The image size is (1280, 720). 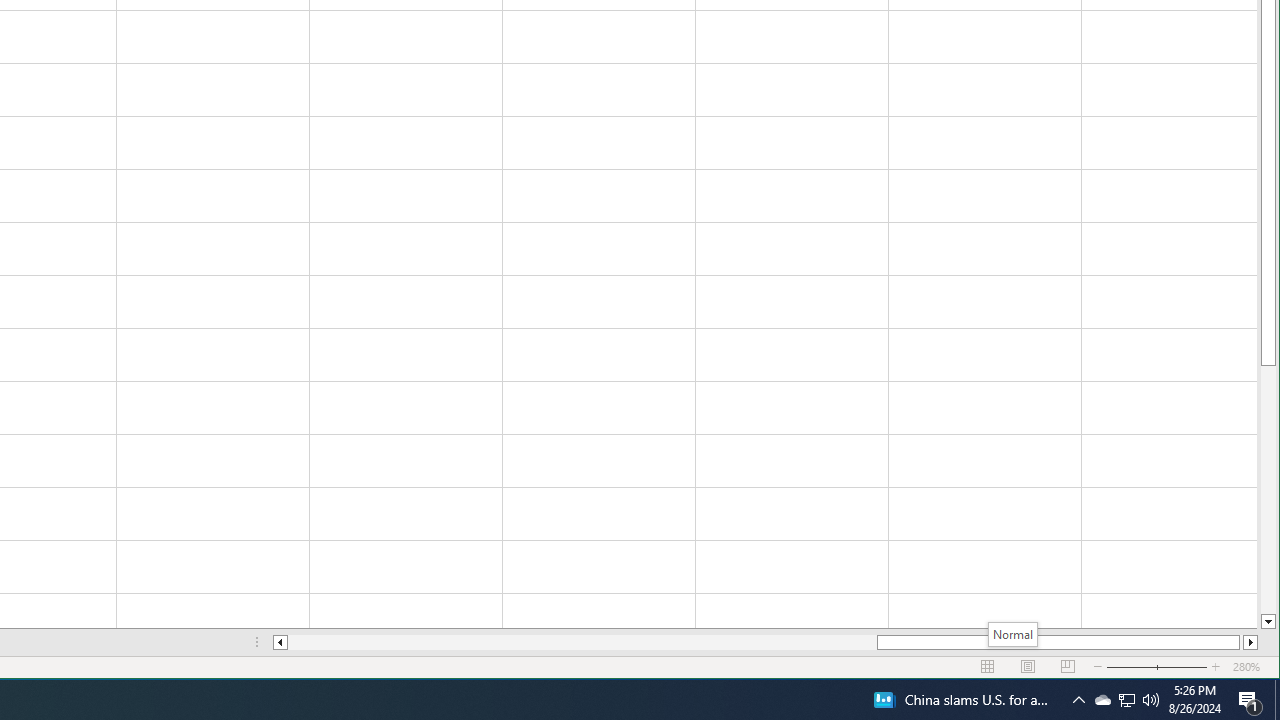 What do you see at coordinates (1101, 698) in the screenshot?
I see `'Notification Chevron'` at bounding box center [1101, 698].